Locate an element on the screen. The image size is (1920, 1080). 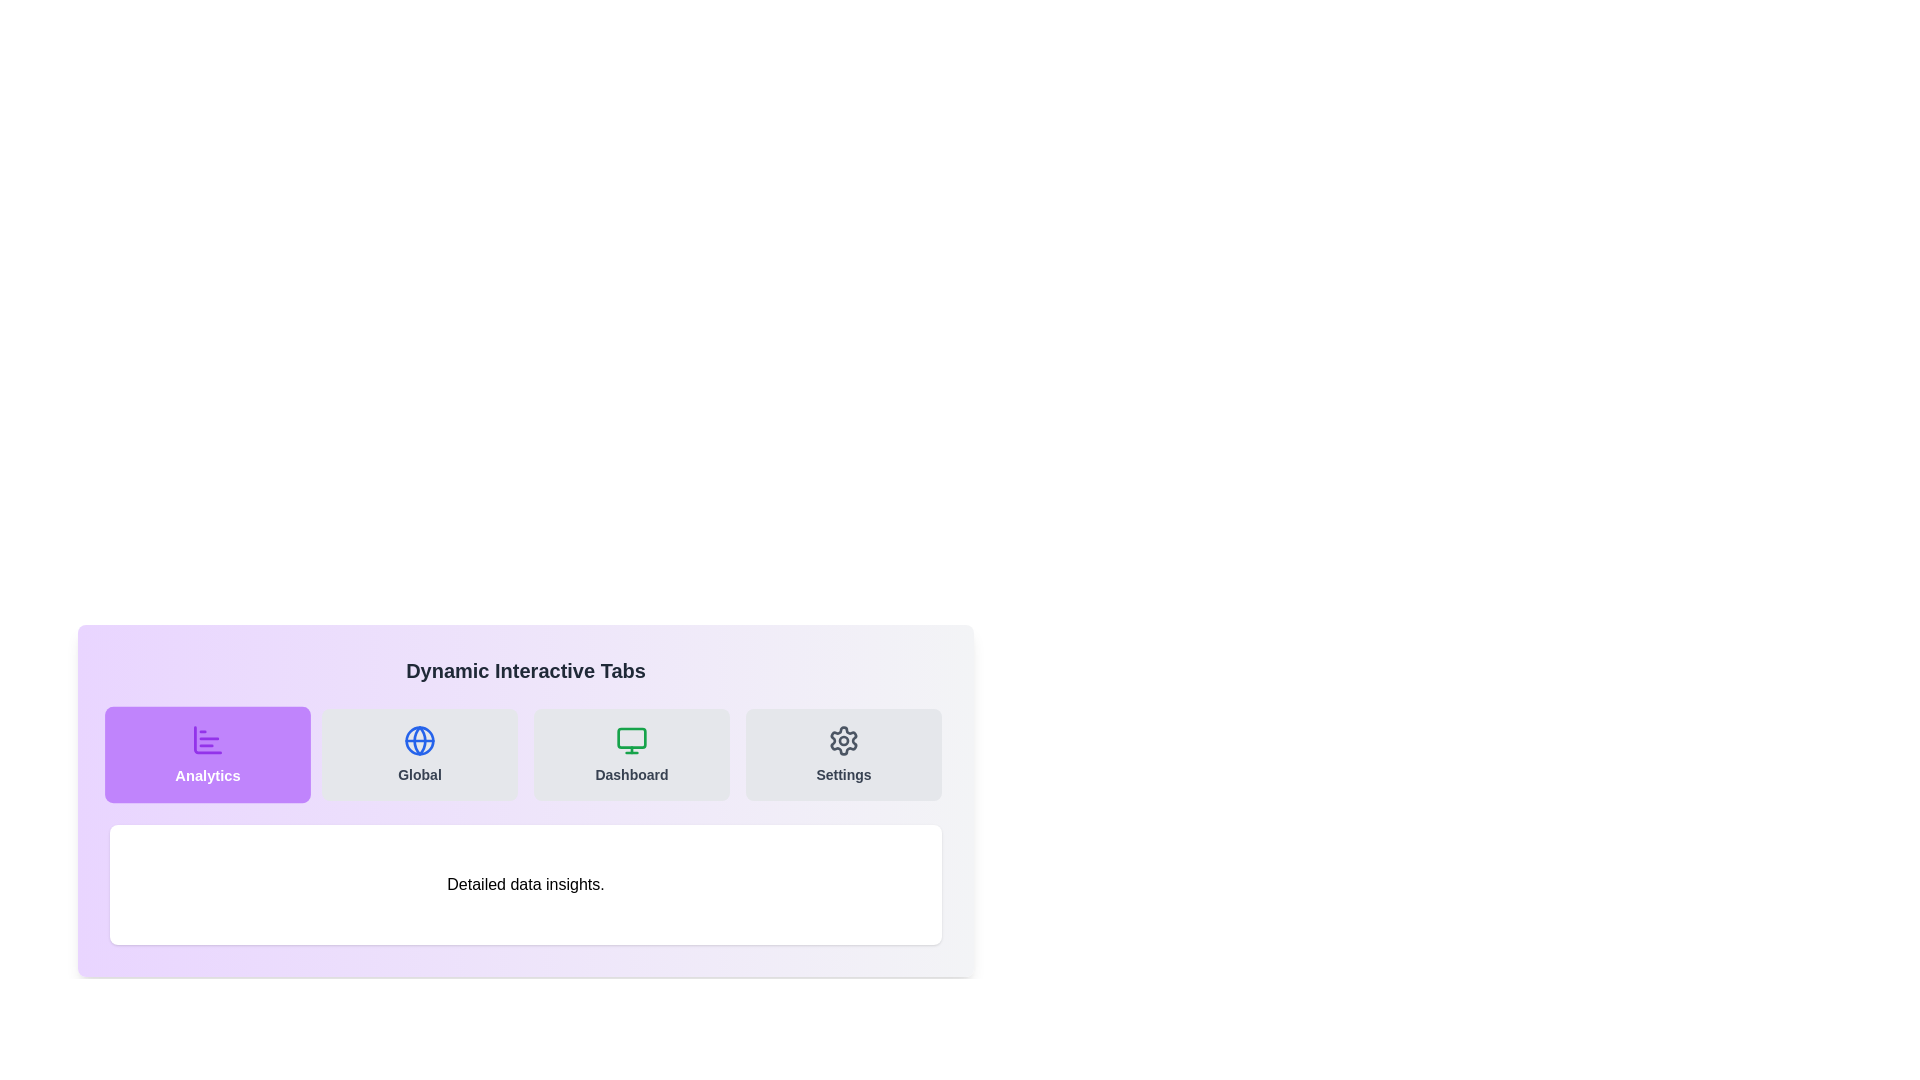
the text box containing 'Detailed data insights.' which is visually styled with a white background, rounded corners, and a shadow effect, located below the options 'Analytics', 'Global', 'Dashboard', and 'Settings' is located at coordinates (526, 883).